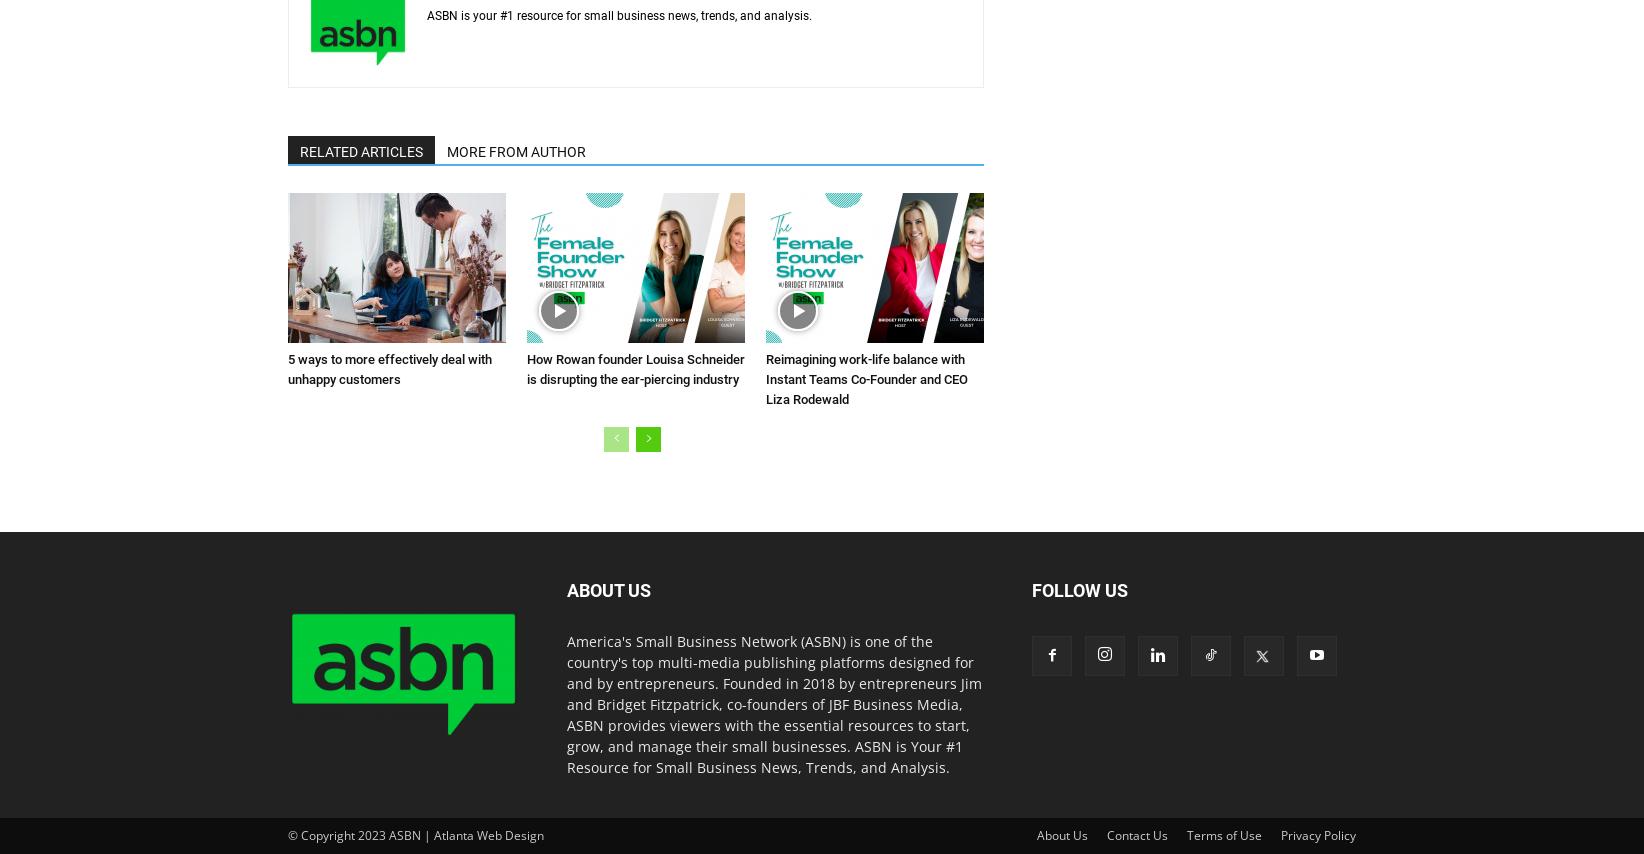 This screenshot has width=1644, height=854. Describe the element at coordinates (1079, 590) in the screenshot. I see `'FOLLOW US'` at that location.